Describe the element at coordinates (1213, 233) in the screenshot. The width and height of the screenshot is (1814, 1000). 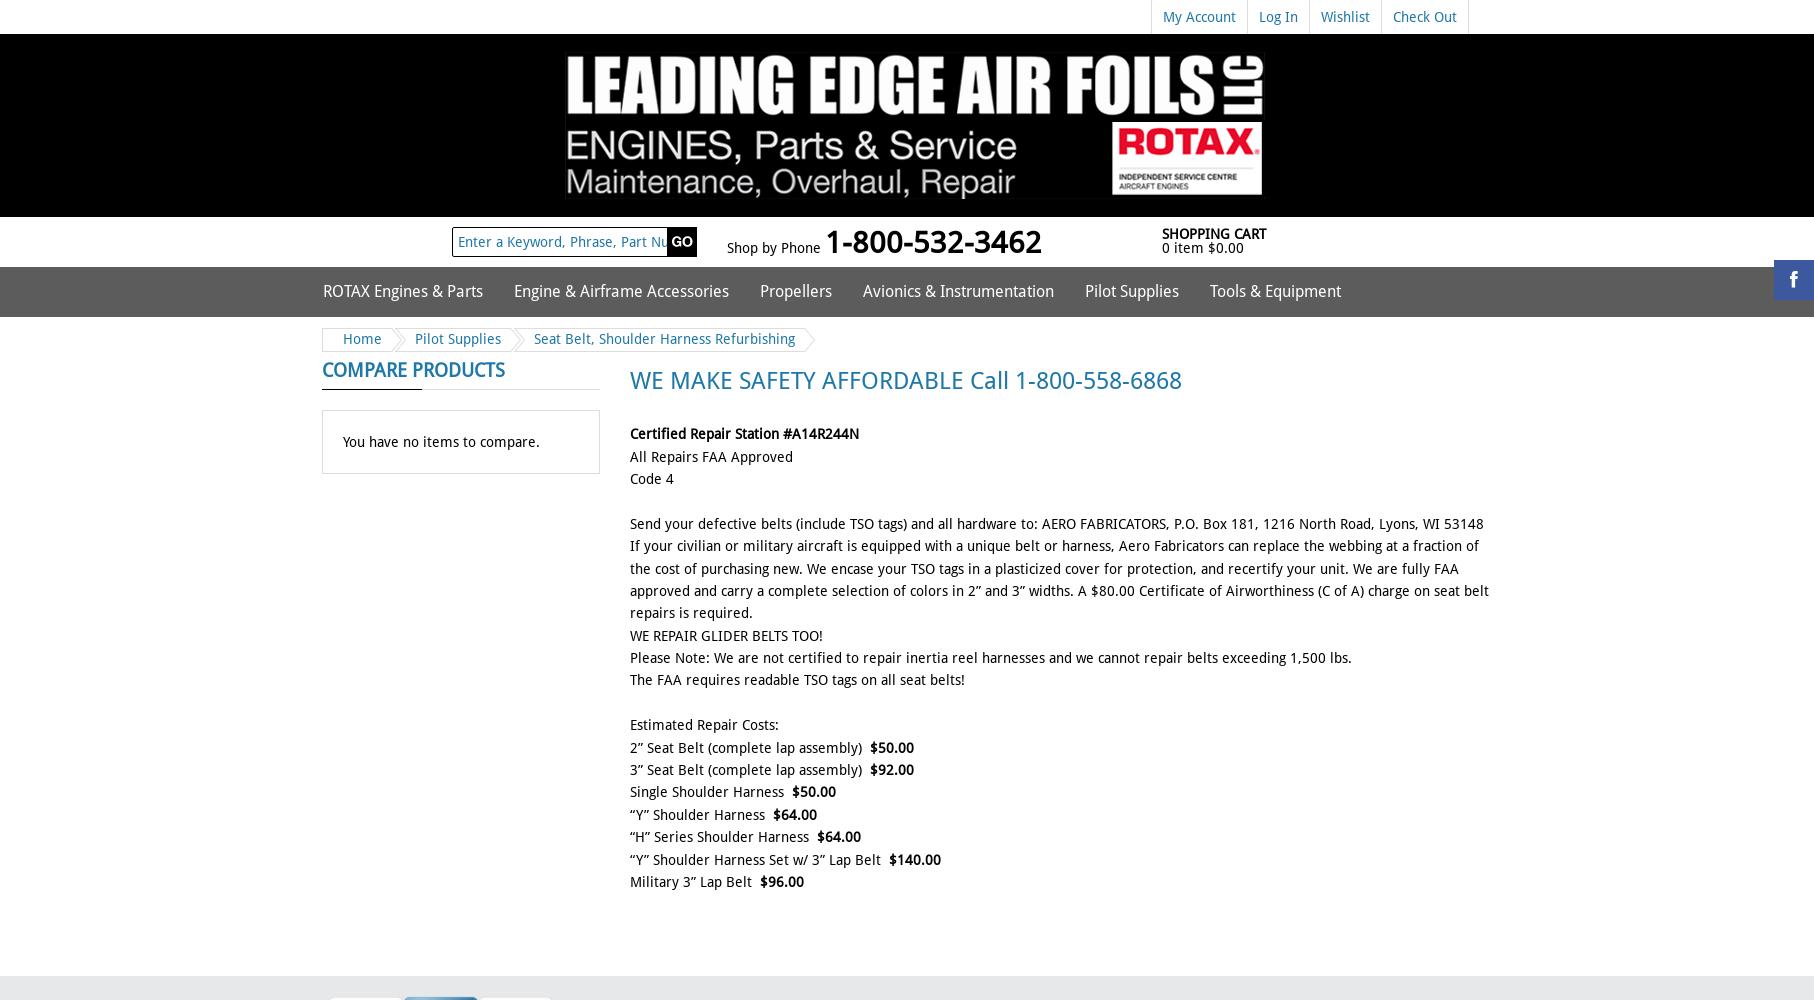
I see `'Shopping Cart'` at that location.